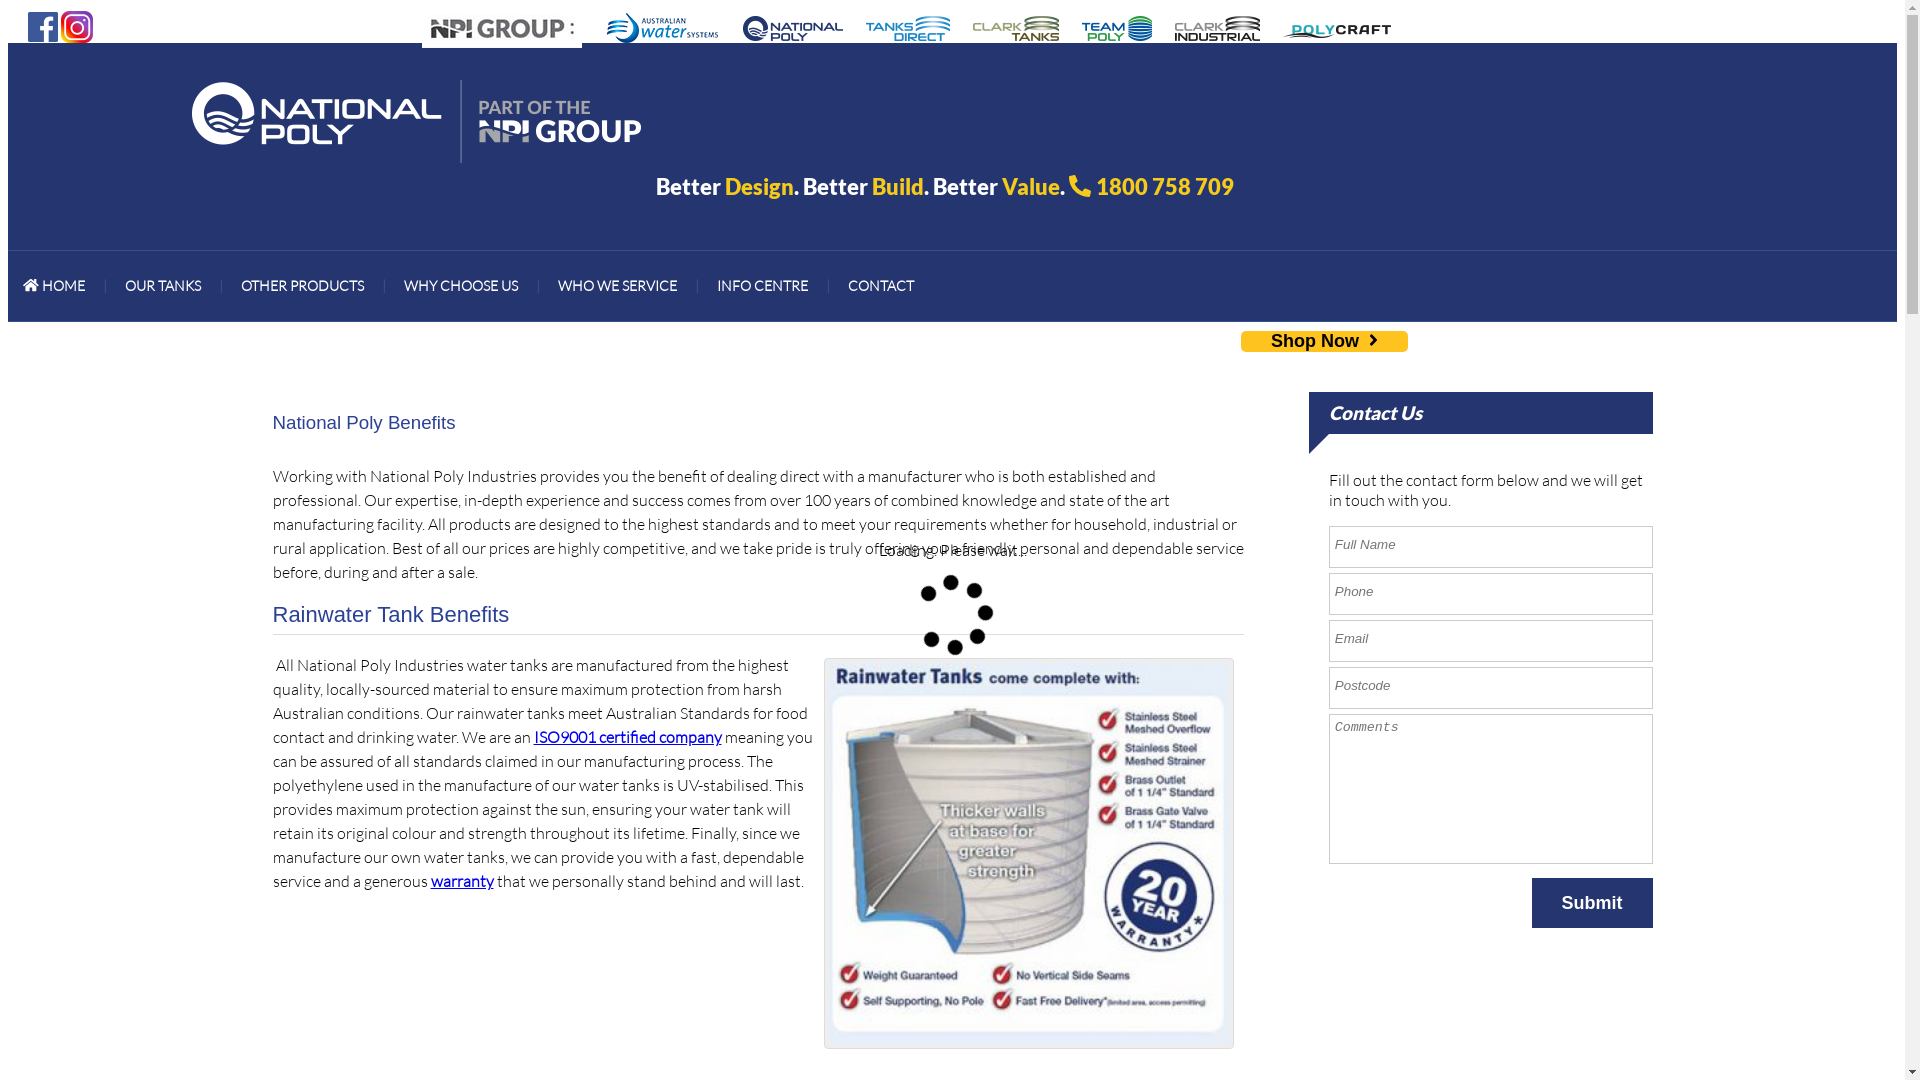 Image resolution: width=1920 pixels, height=1080 pixels. I want to click on 'Facebook page', so click(43, 24).